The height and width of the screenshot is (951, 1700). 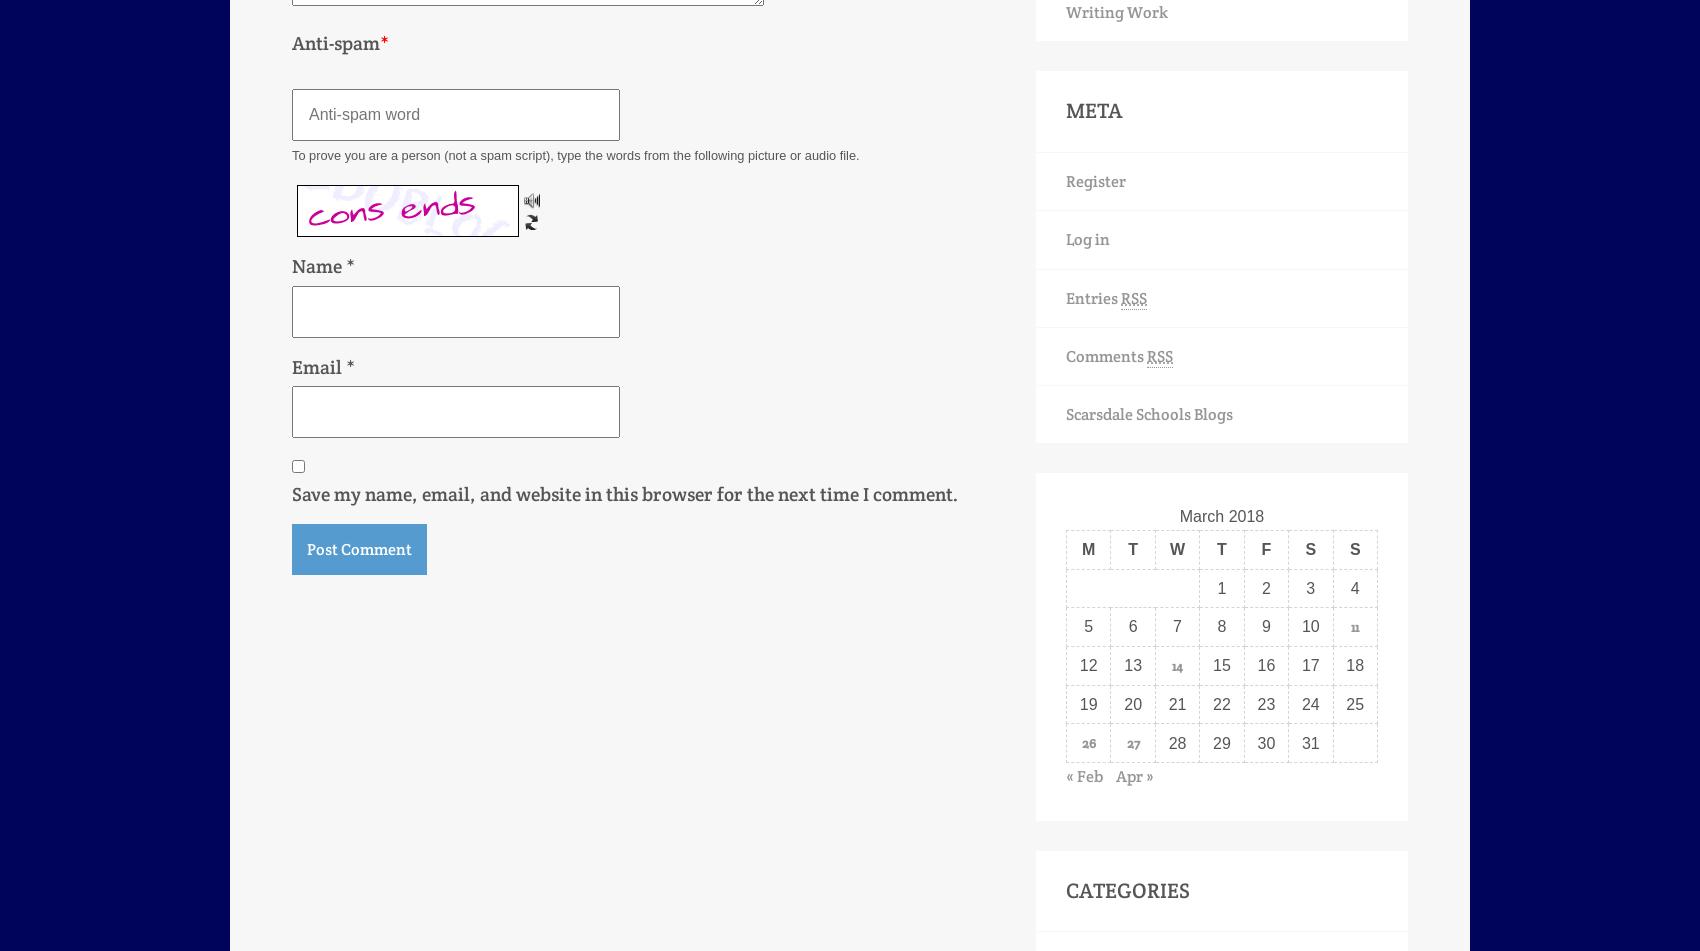 I want to click on 'Name', so click(x=318, y=265).